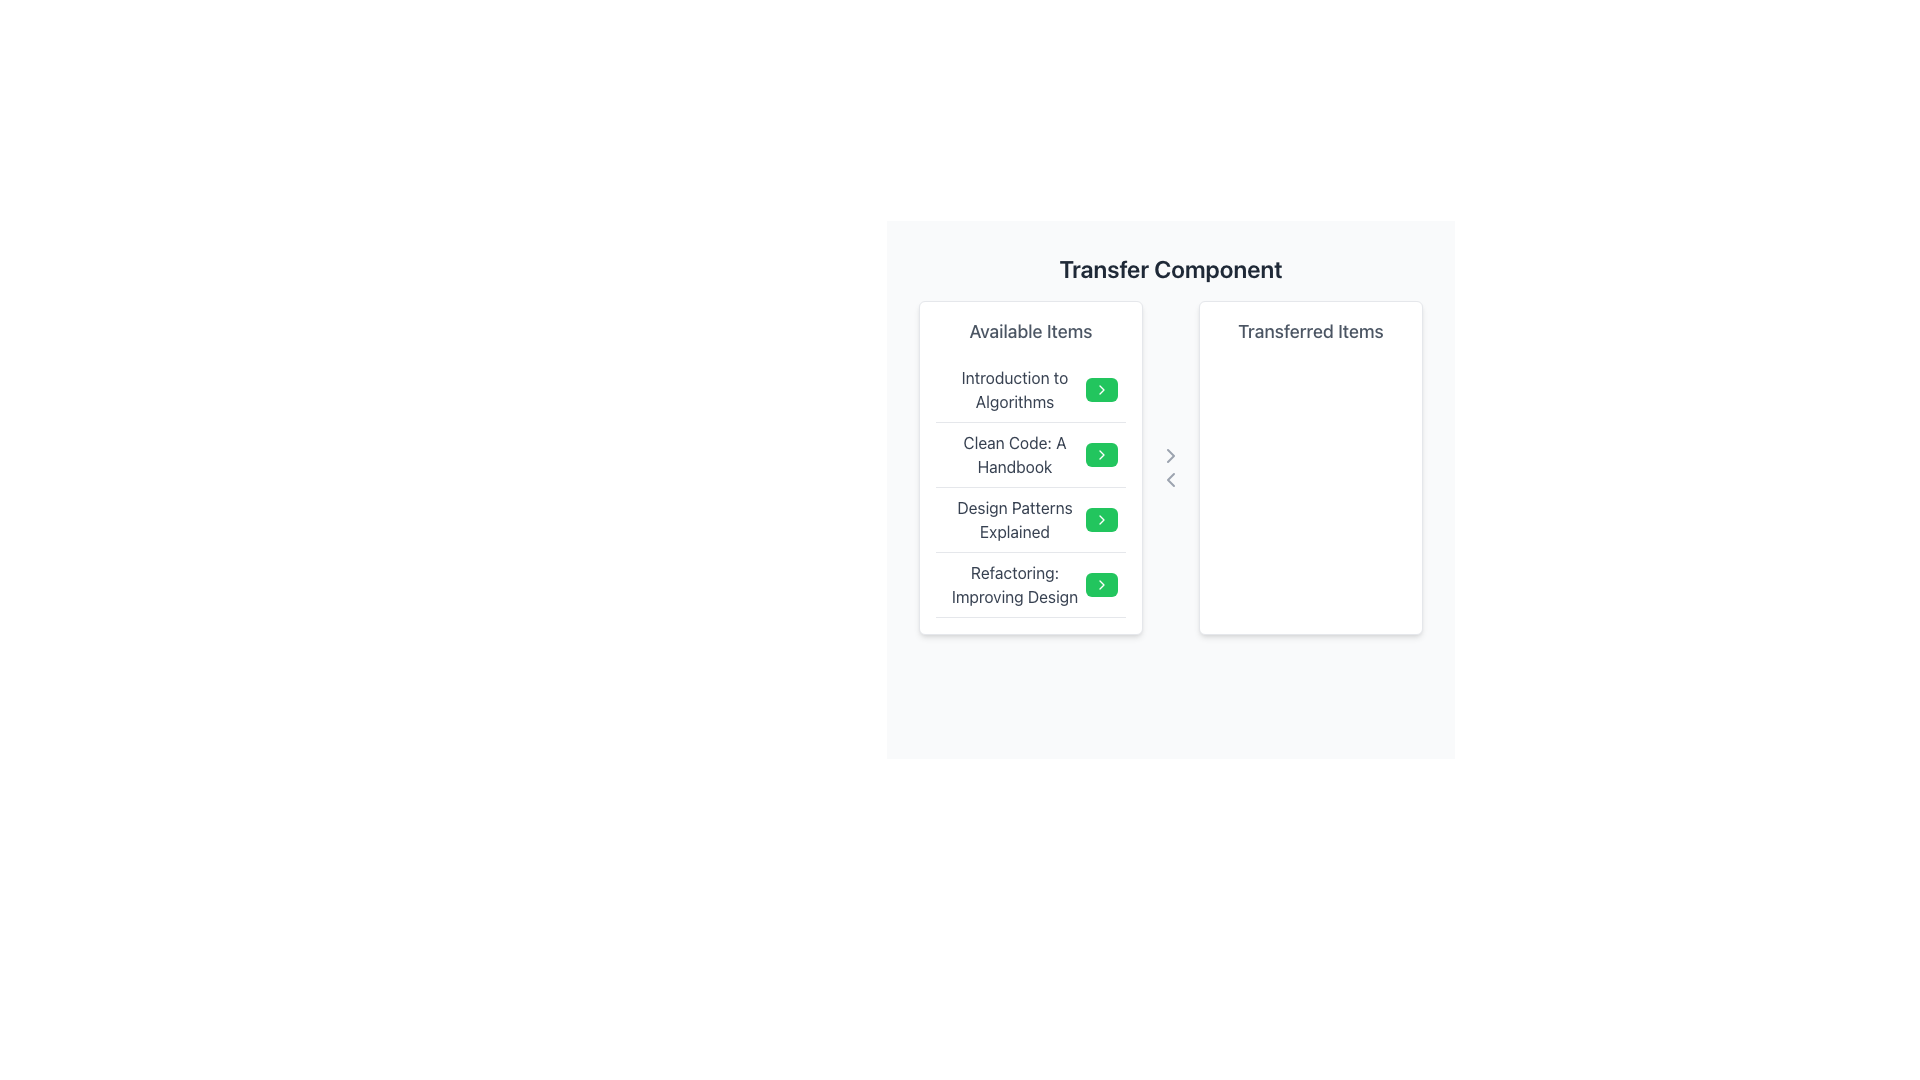 This screenshot has height=1080, width=1920. Describe the element at coordinates (1101, 389) in the screenshot. I see `the transfer button for 'Introduction to Algorithms' located in the 'Available Items' section` at that location.